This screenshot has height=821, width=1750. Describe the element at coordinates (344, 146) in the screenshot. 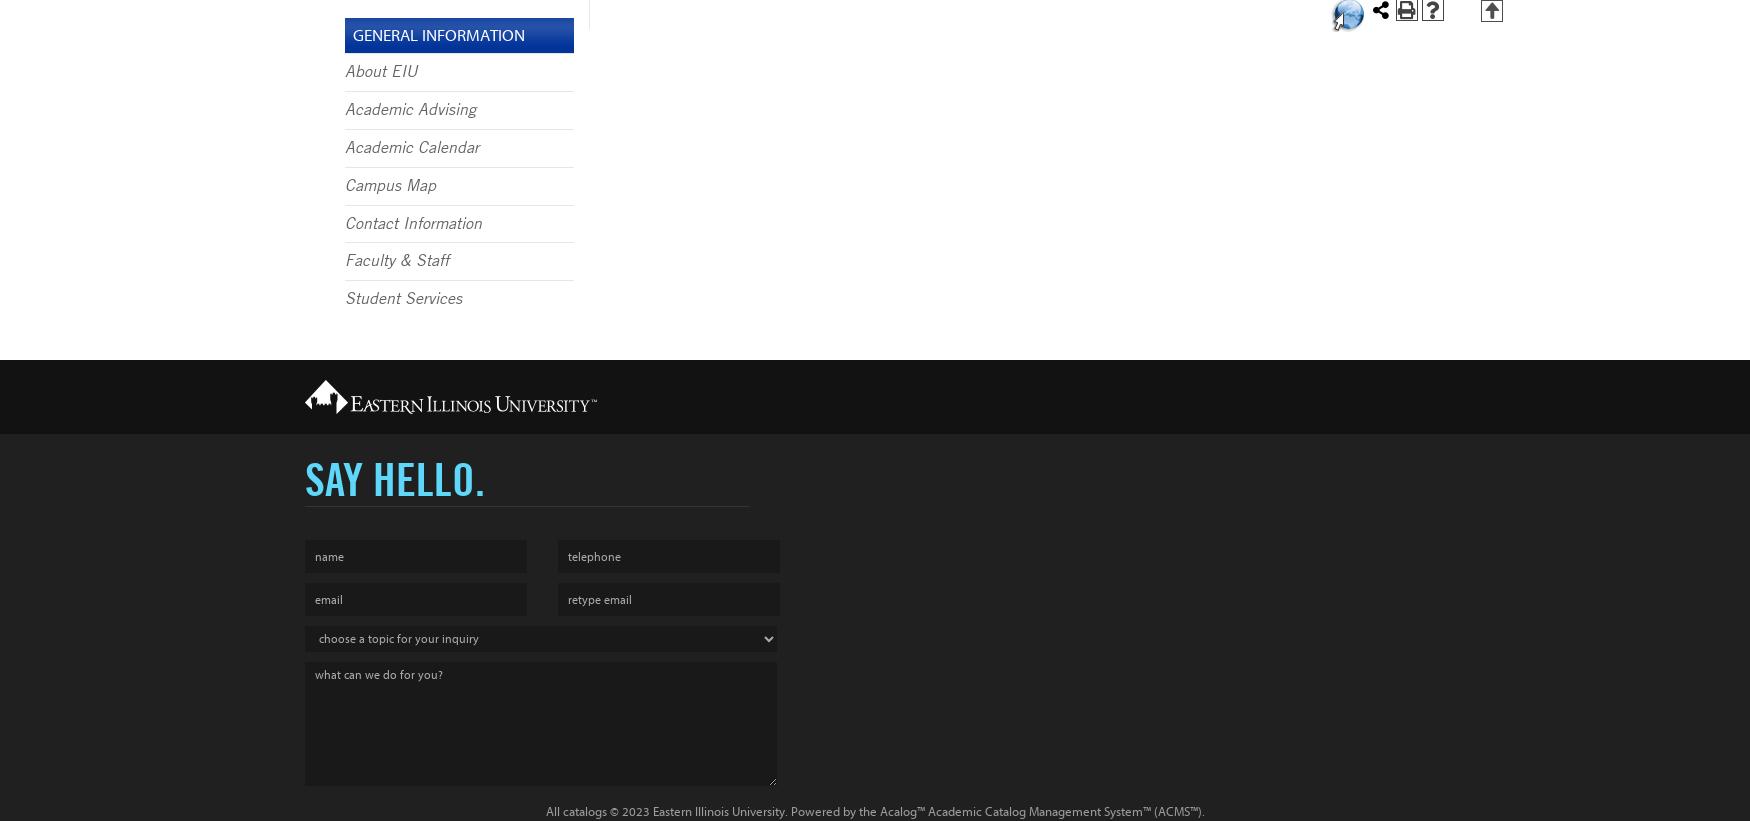

I see `'Academic Calendar'` at that location.